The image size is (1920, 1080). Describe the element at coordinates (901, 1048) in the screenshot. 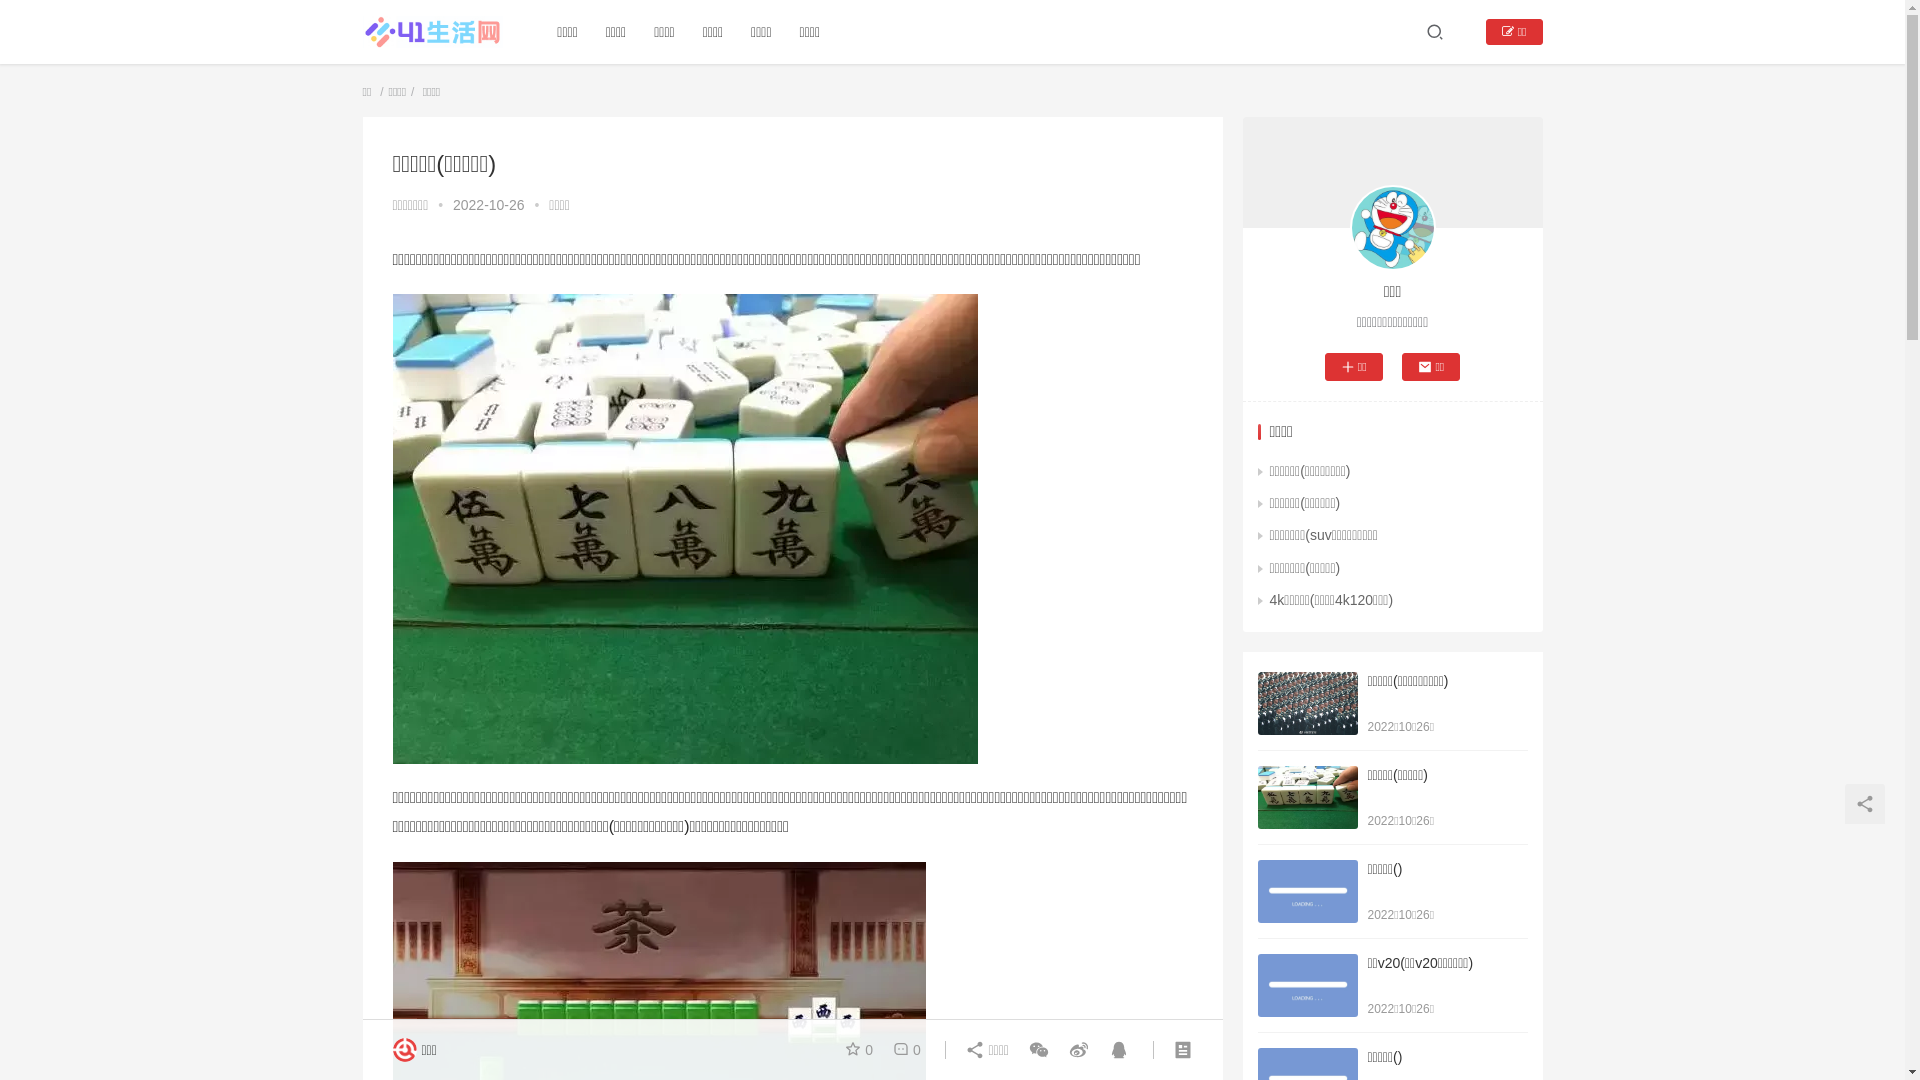

I see `'0'` at that location.